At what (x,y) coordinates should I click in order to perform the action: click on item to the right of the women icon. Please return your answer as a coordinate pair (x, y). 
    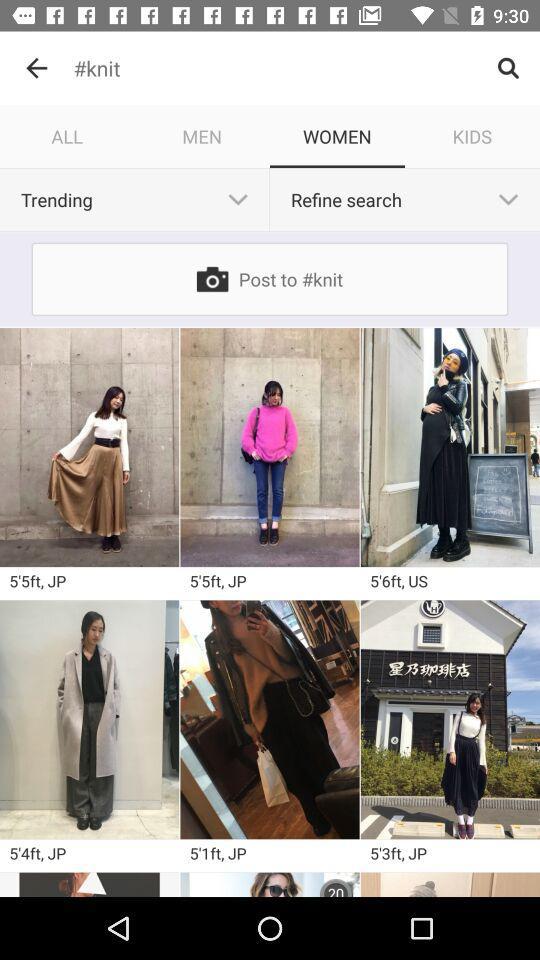
    Looking at the image, I should click on (472, 135).